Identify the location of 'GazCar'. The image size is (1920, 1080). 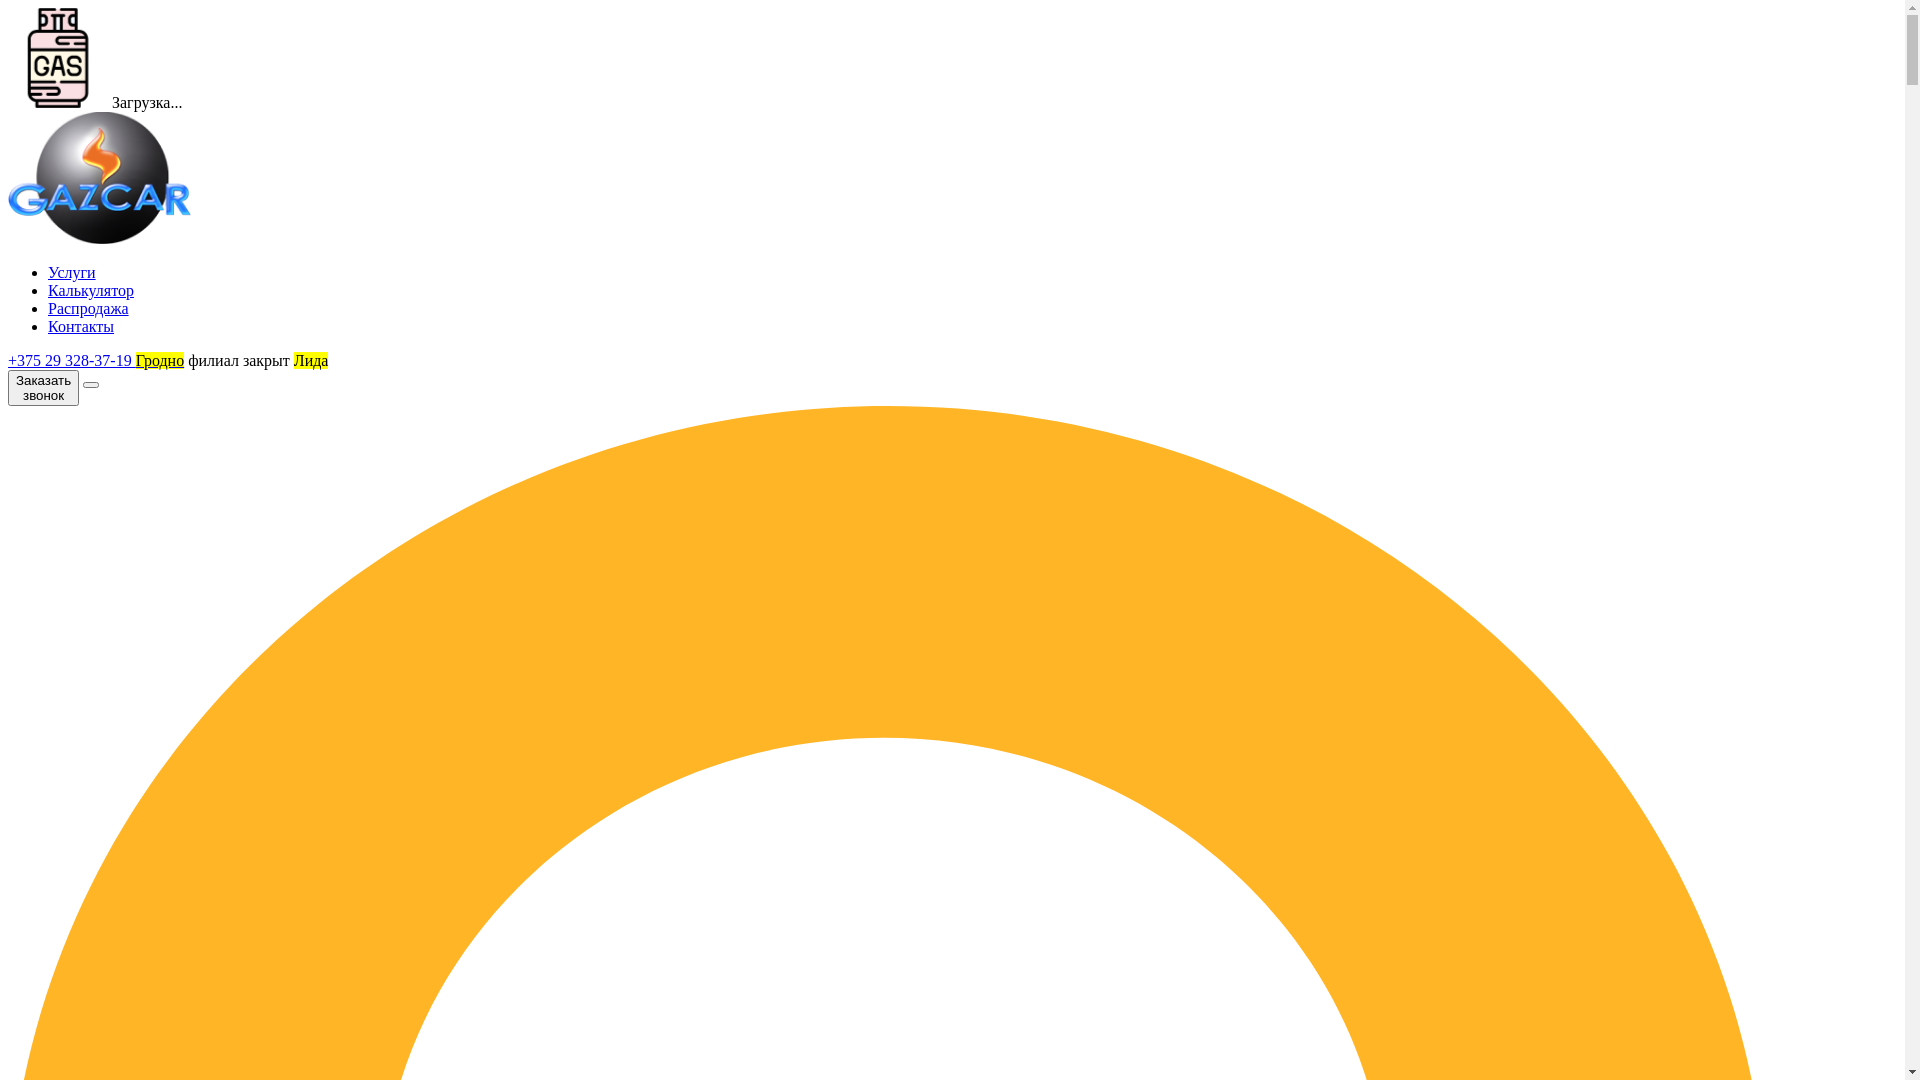
(98, 176).